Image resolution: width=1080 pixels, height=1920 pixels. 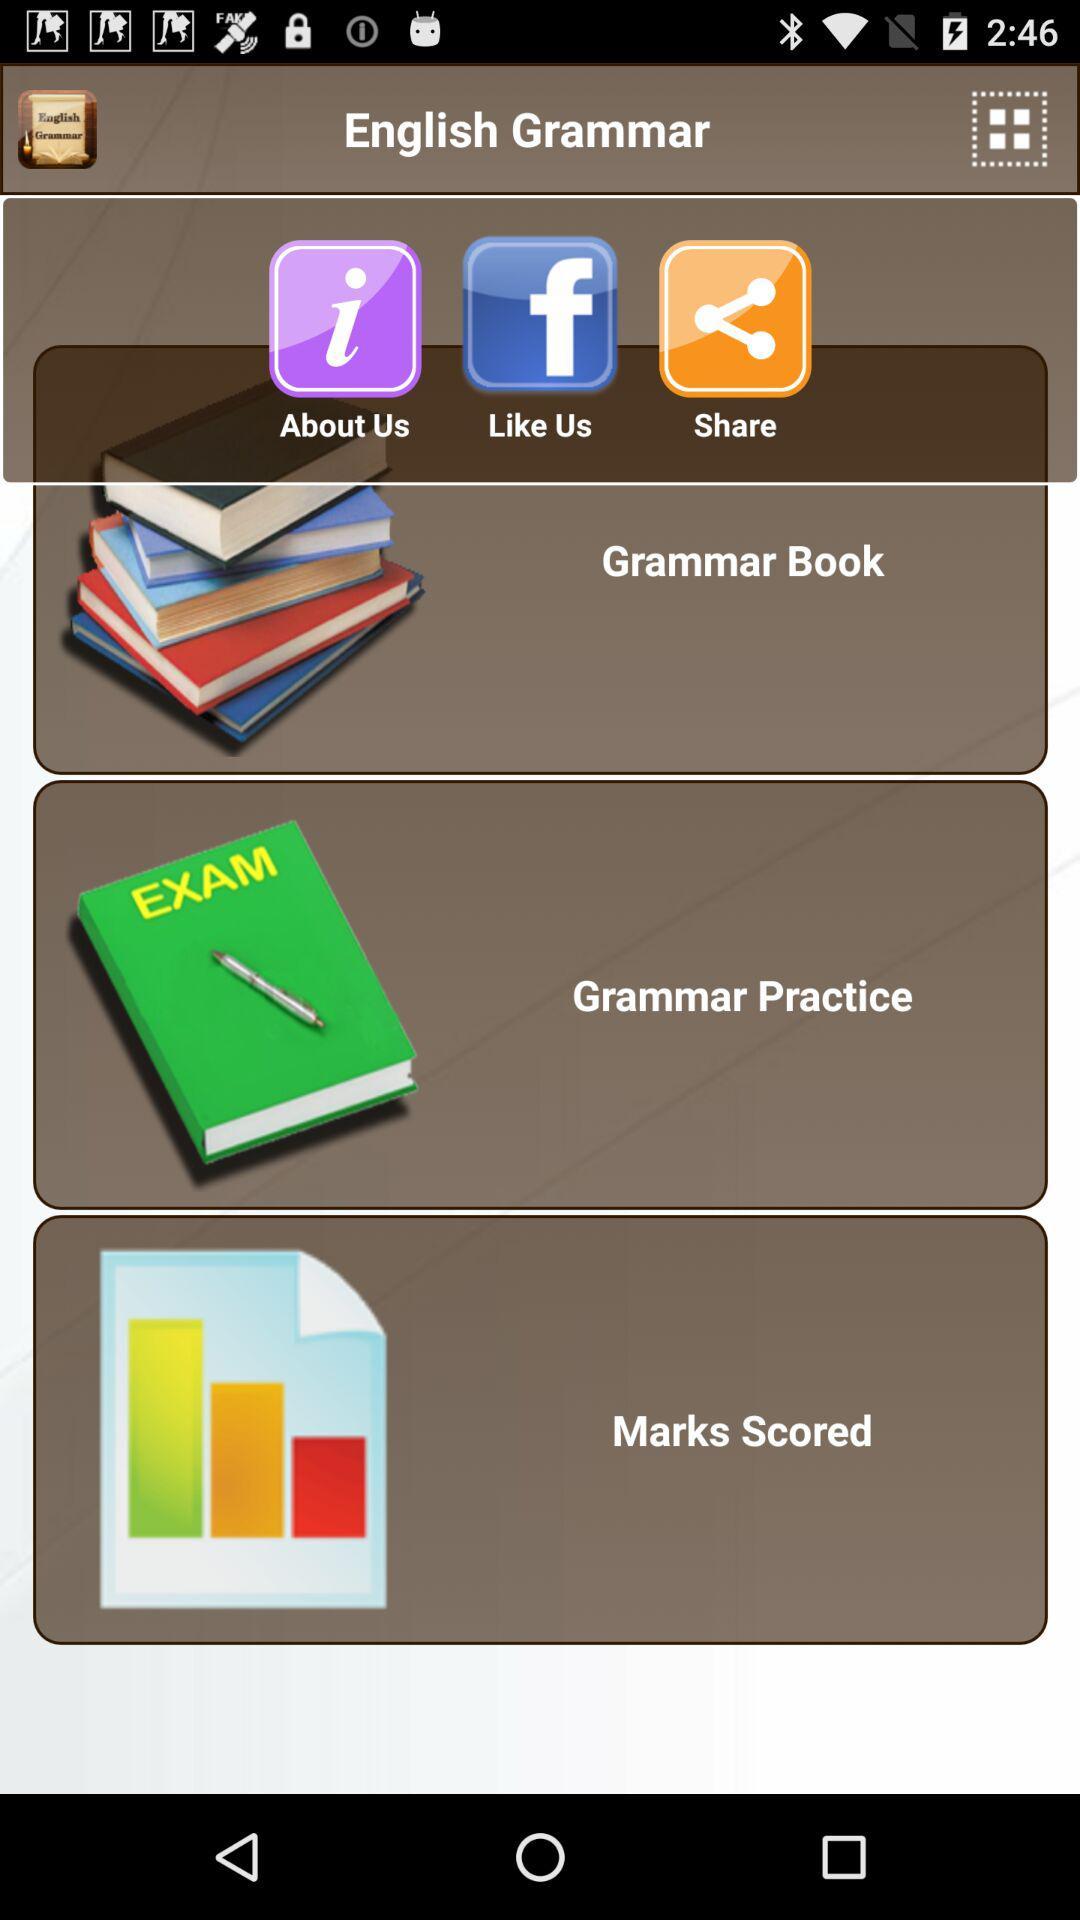 What do you see at coordinates (540, 317) in the screenshot?
I see `go facebook` at bounding box center [540, 317].